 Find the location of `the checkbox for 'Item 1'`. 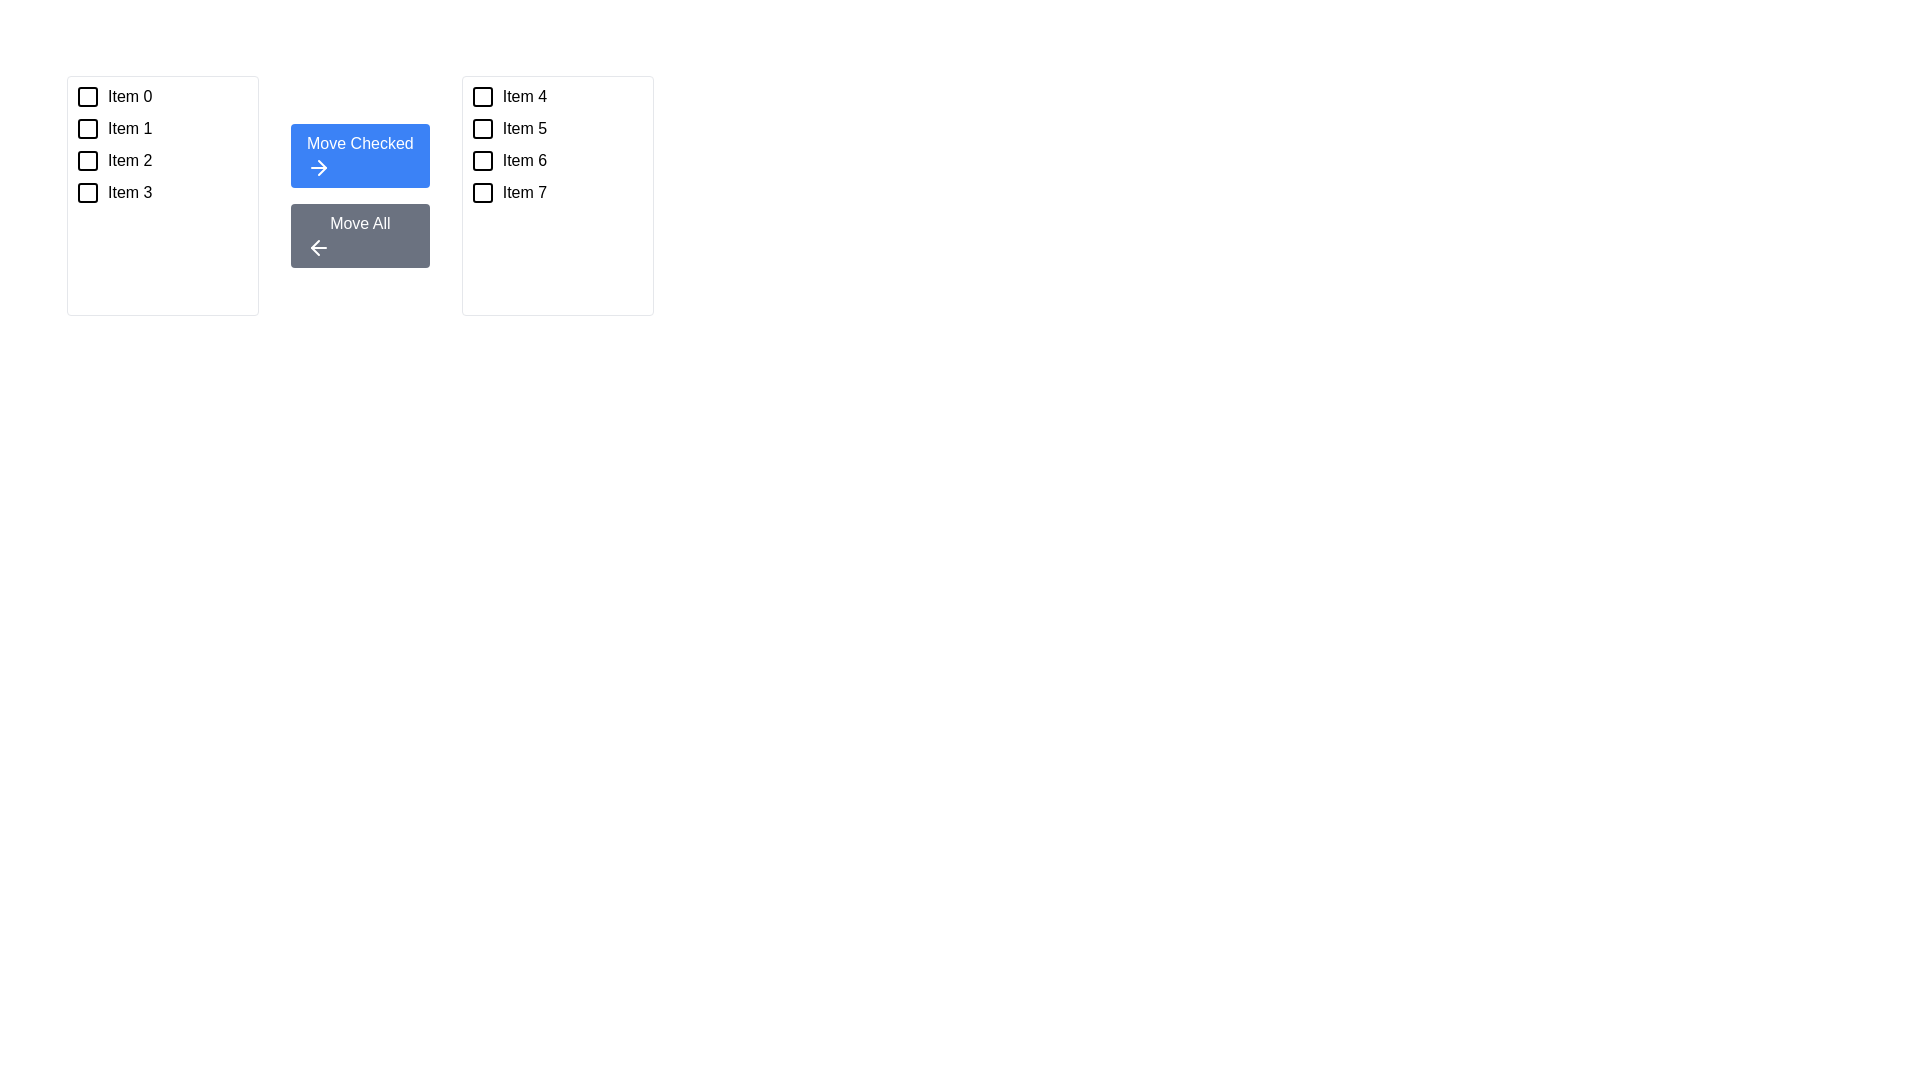

the checkbox for 'Item 1' is located at coordinates (86, 128).